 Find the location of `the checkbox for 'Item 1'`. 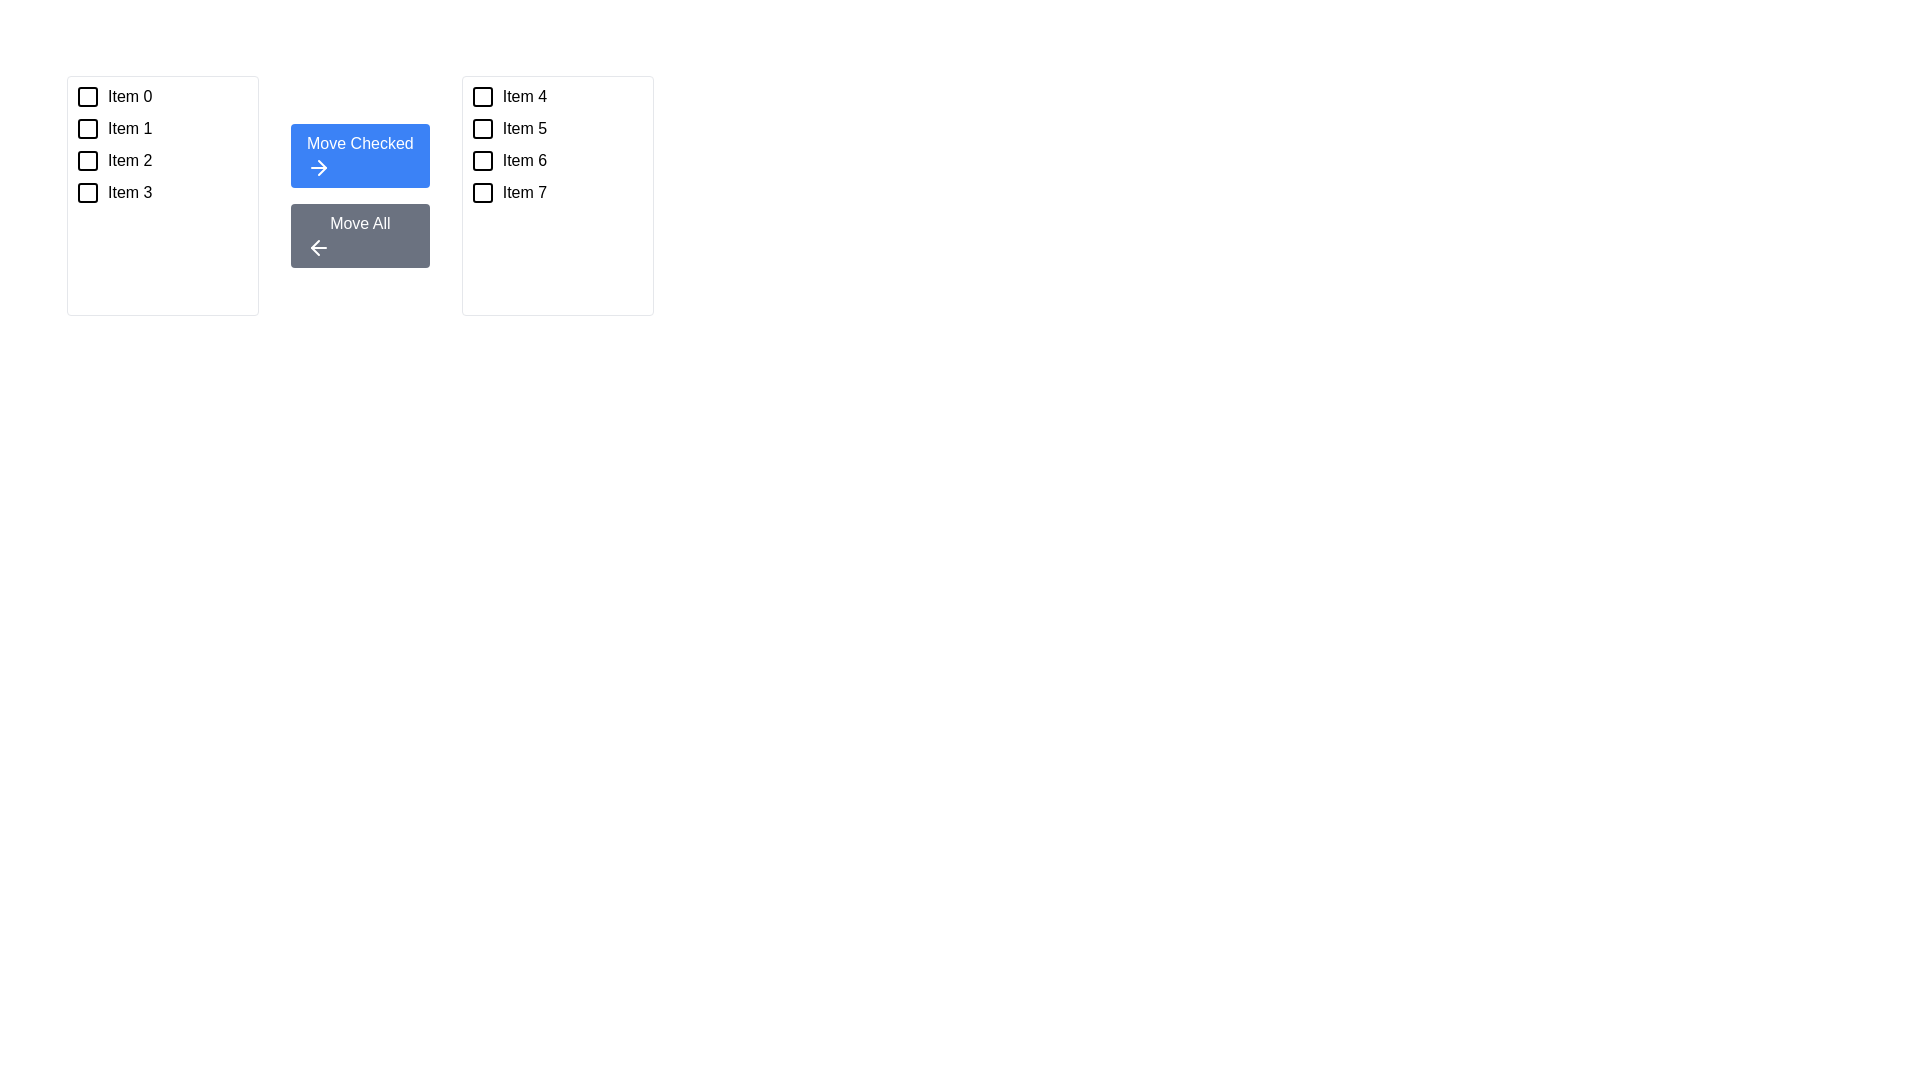

the checkbox for 'Item 1' is located at coordinates (86, 128).